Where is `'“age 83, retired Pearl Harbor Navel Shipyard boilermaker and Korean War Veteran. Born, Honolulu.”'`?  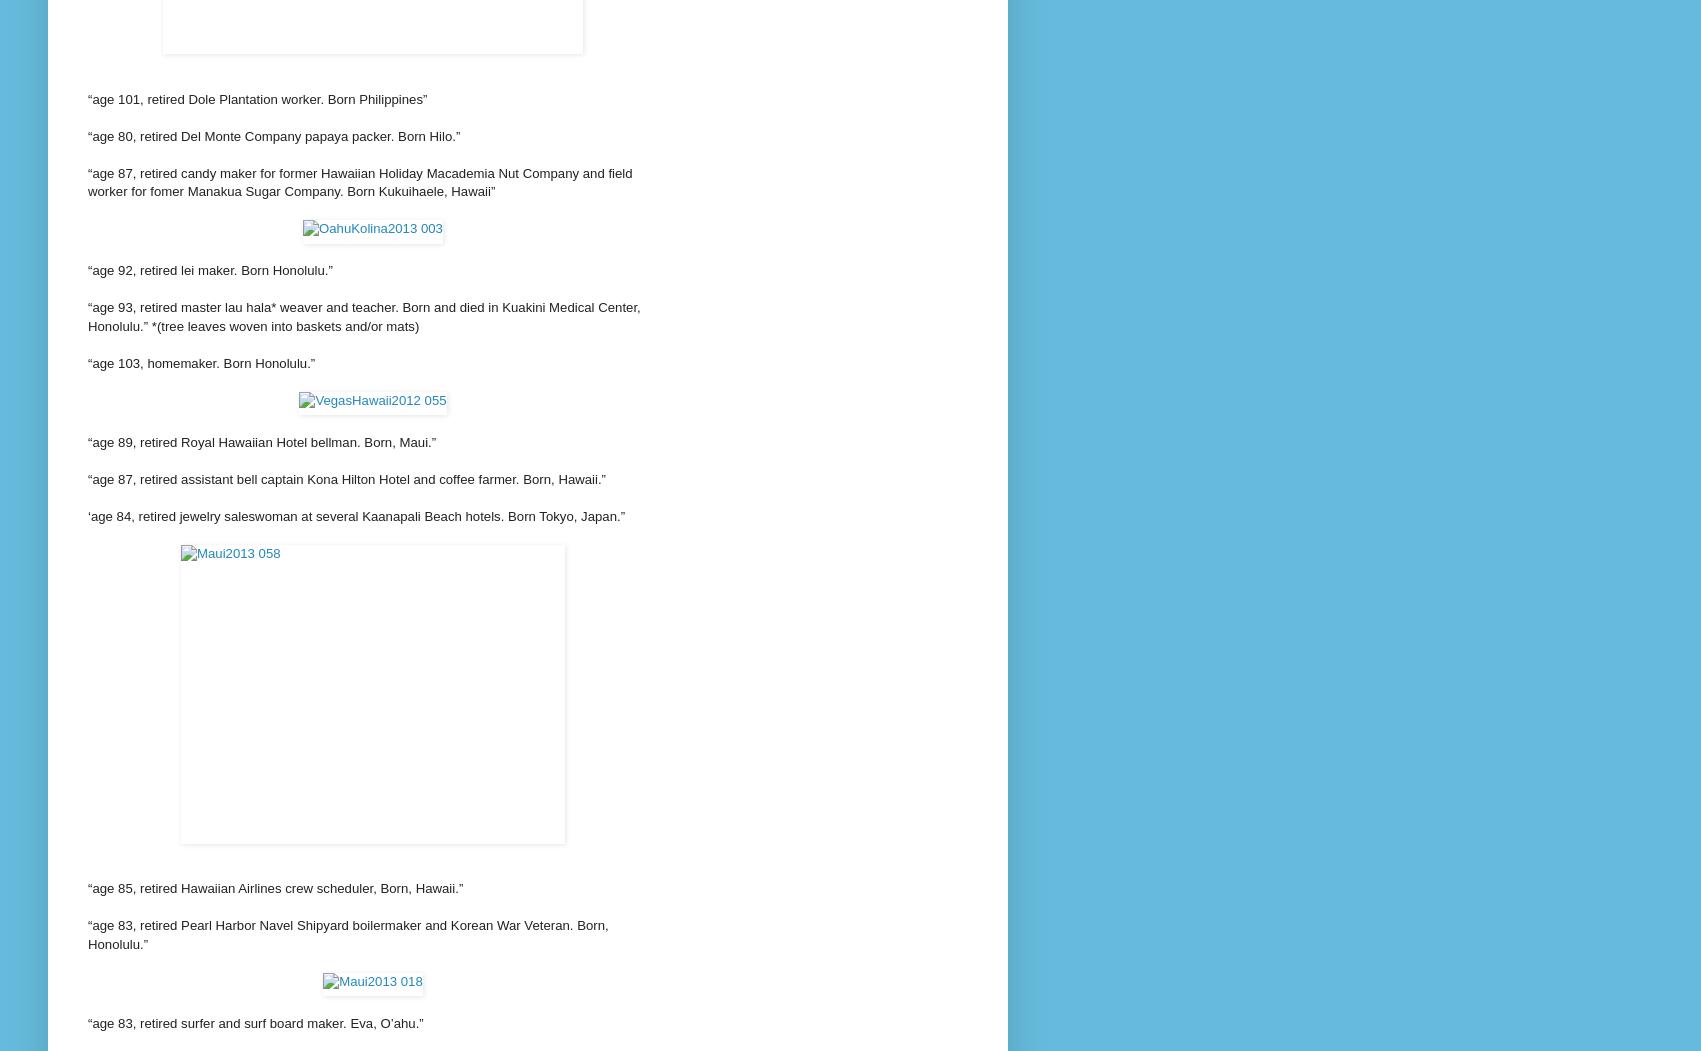
'“age 83, retired Pearl Harbor Navel Shipyard boilermaker and Korean War Veteran. Born, Honolulu.”' is located at coordinates (348, 933).